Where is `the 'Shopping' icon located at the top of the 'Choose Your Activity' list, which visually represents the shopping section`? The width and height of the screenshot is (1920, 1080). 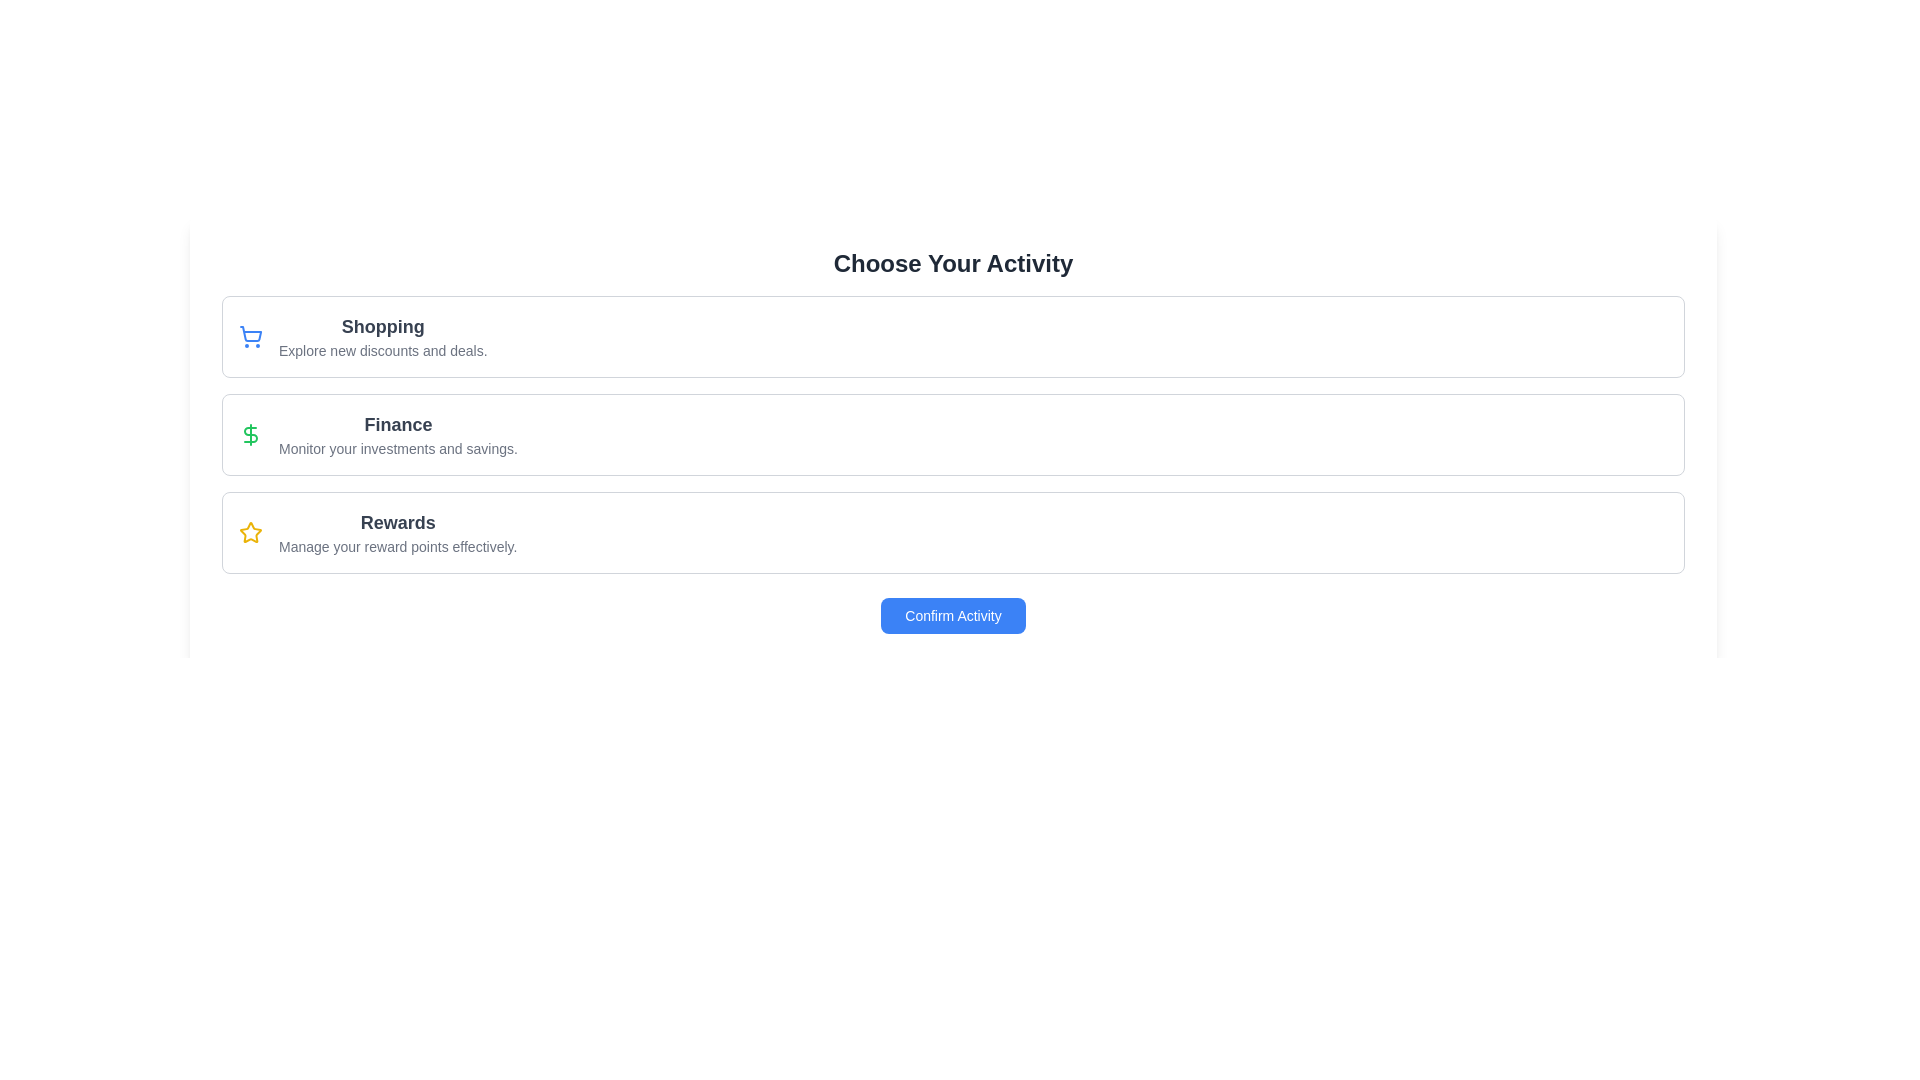 the 'Shopping' icon located at the top of the 'Choose Your Activity' list, which visually represents the shopping section is located at coordinates (249, 335).